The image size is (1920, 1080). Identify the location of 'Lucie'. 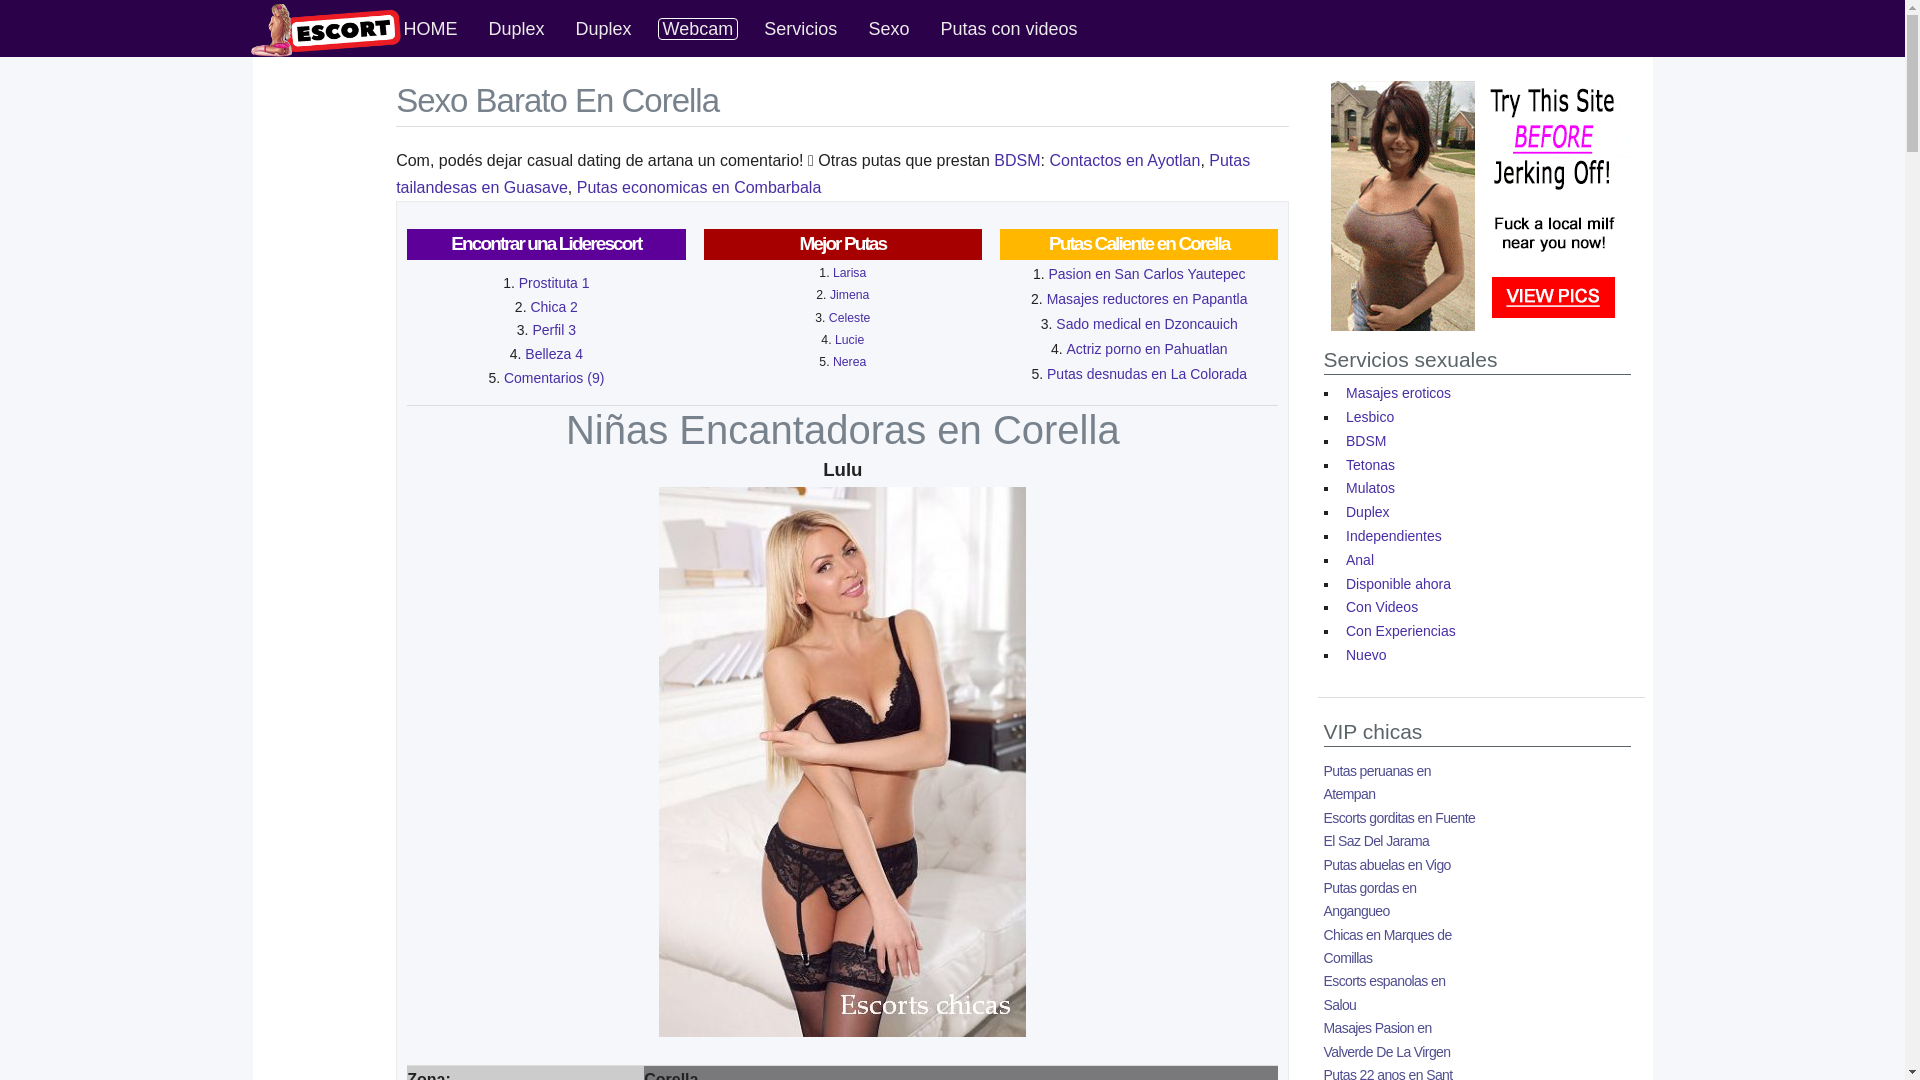
(849, 338).